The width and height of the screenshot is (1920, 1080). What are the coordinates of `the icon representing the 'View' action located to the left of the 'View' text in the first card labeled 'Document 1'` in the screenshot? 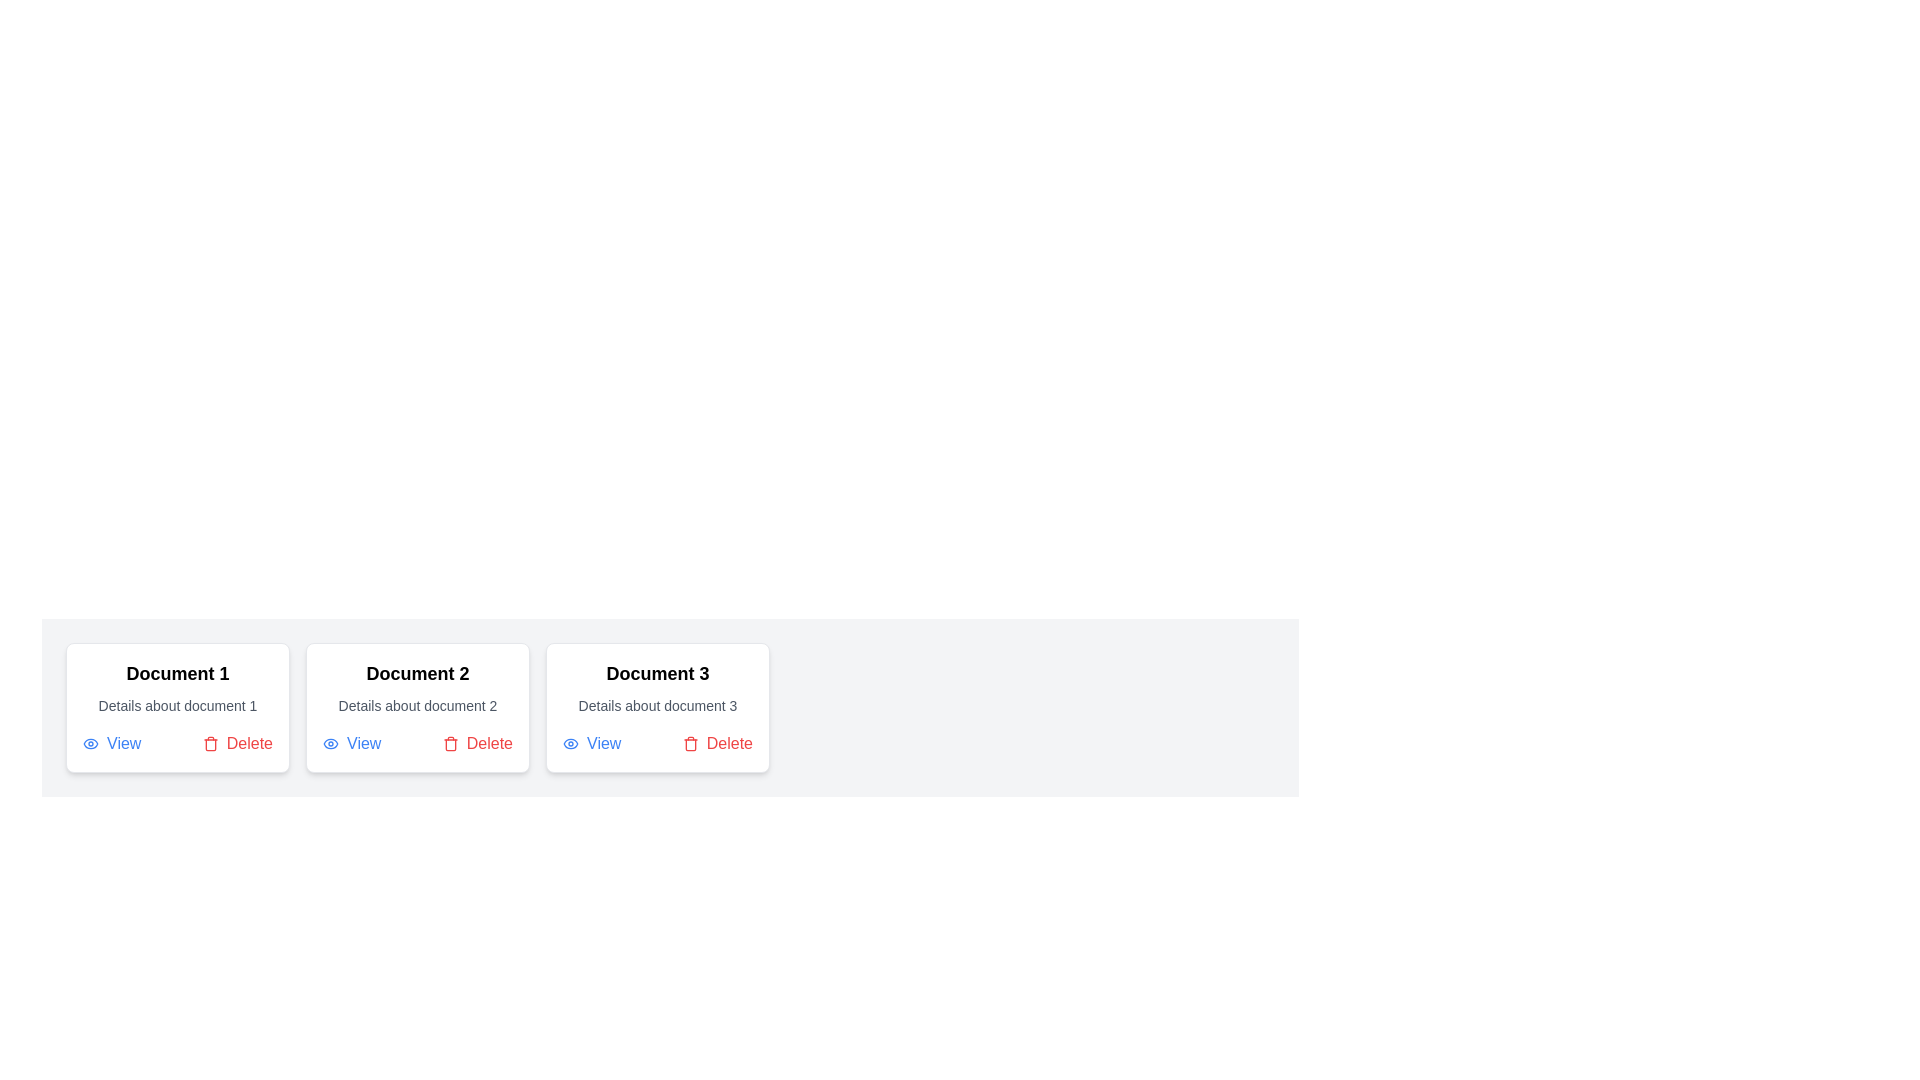 It's located at (90, 744).